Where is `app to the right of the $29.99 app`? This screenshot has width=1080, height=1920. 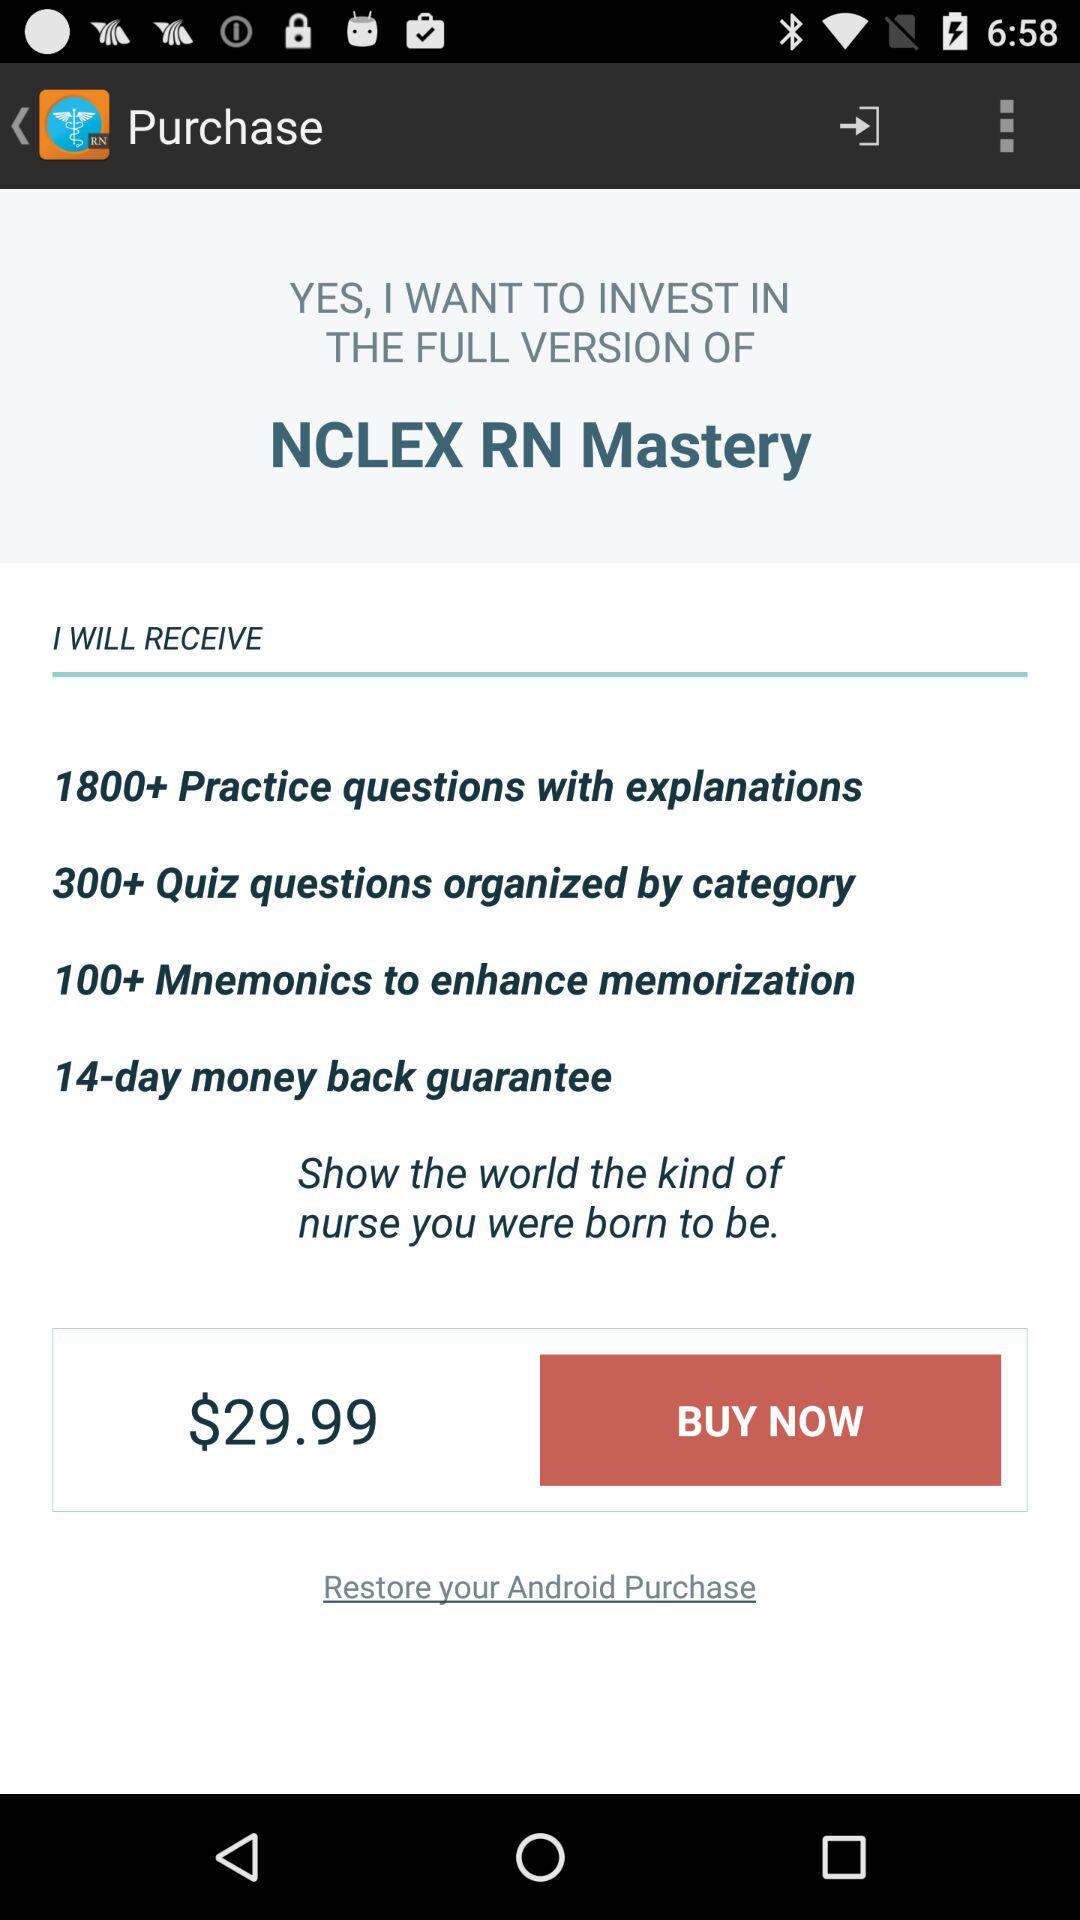
app to the right of the $29.99 app is located at coordinates (769, 1419).